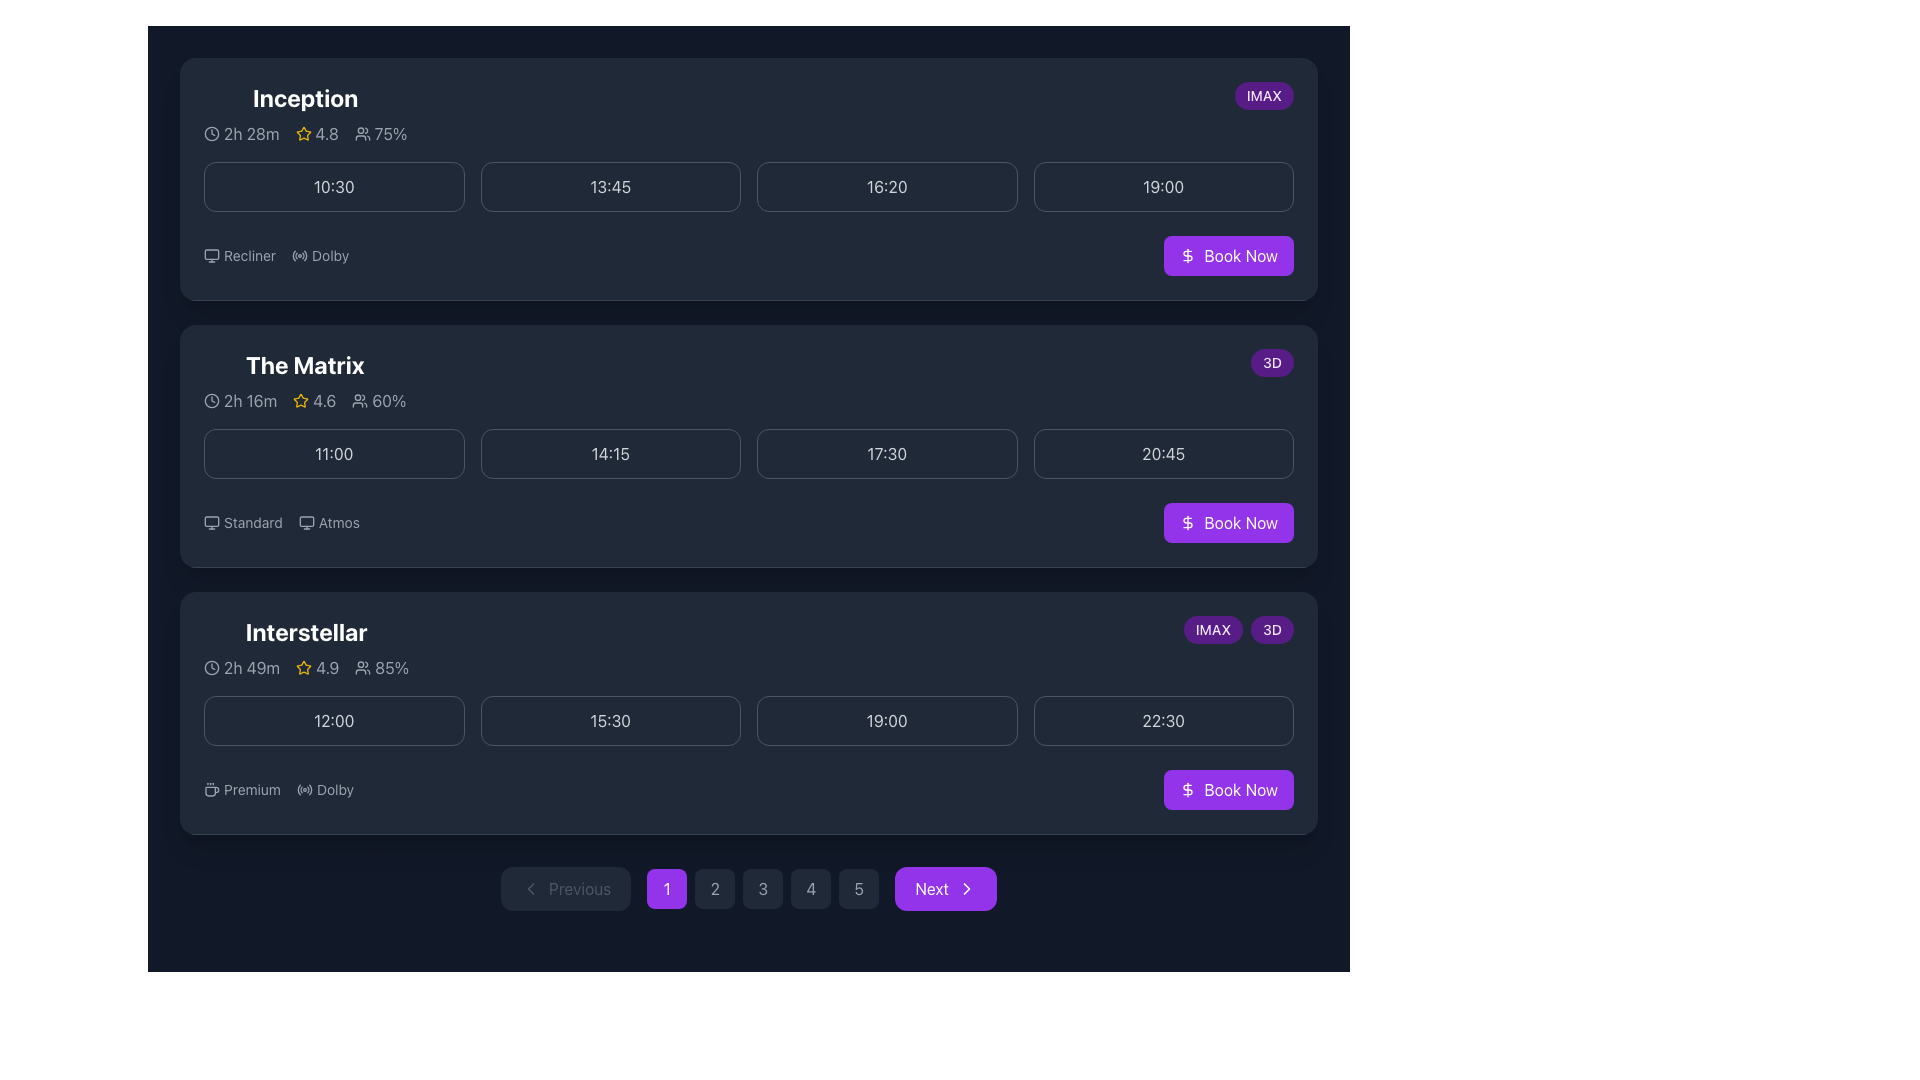  What do you see at coordinates (335, 789) in the screenshot?
I see `the text label displaying 'Dolby', which indicates the audio format for the movie 'Interstellar', located below the 'Premium' label and to the right of a speaker-like icon` at bounding box center [335, 789].